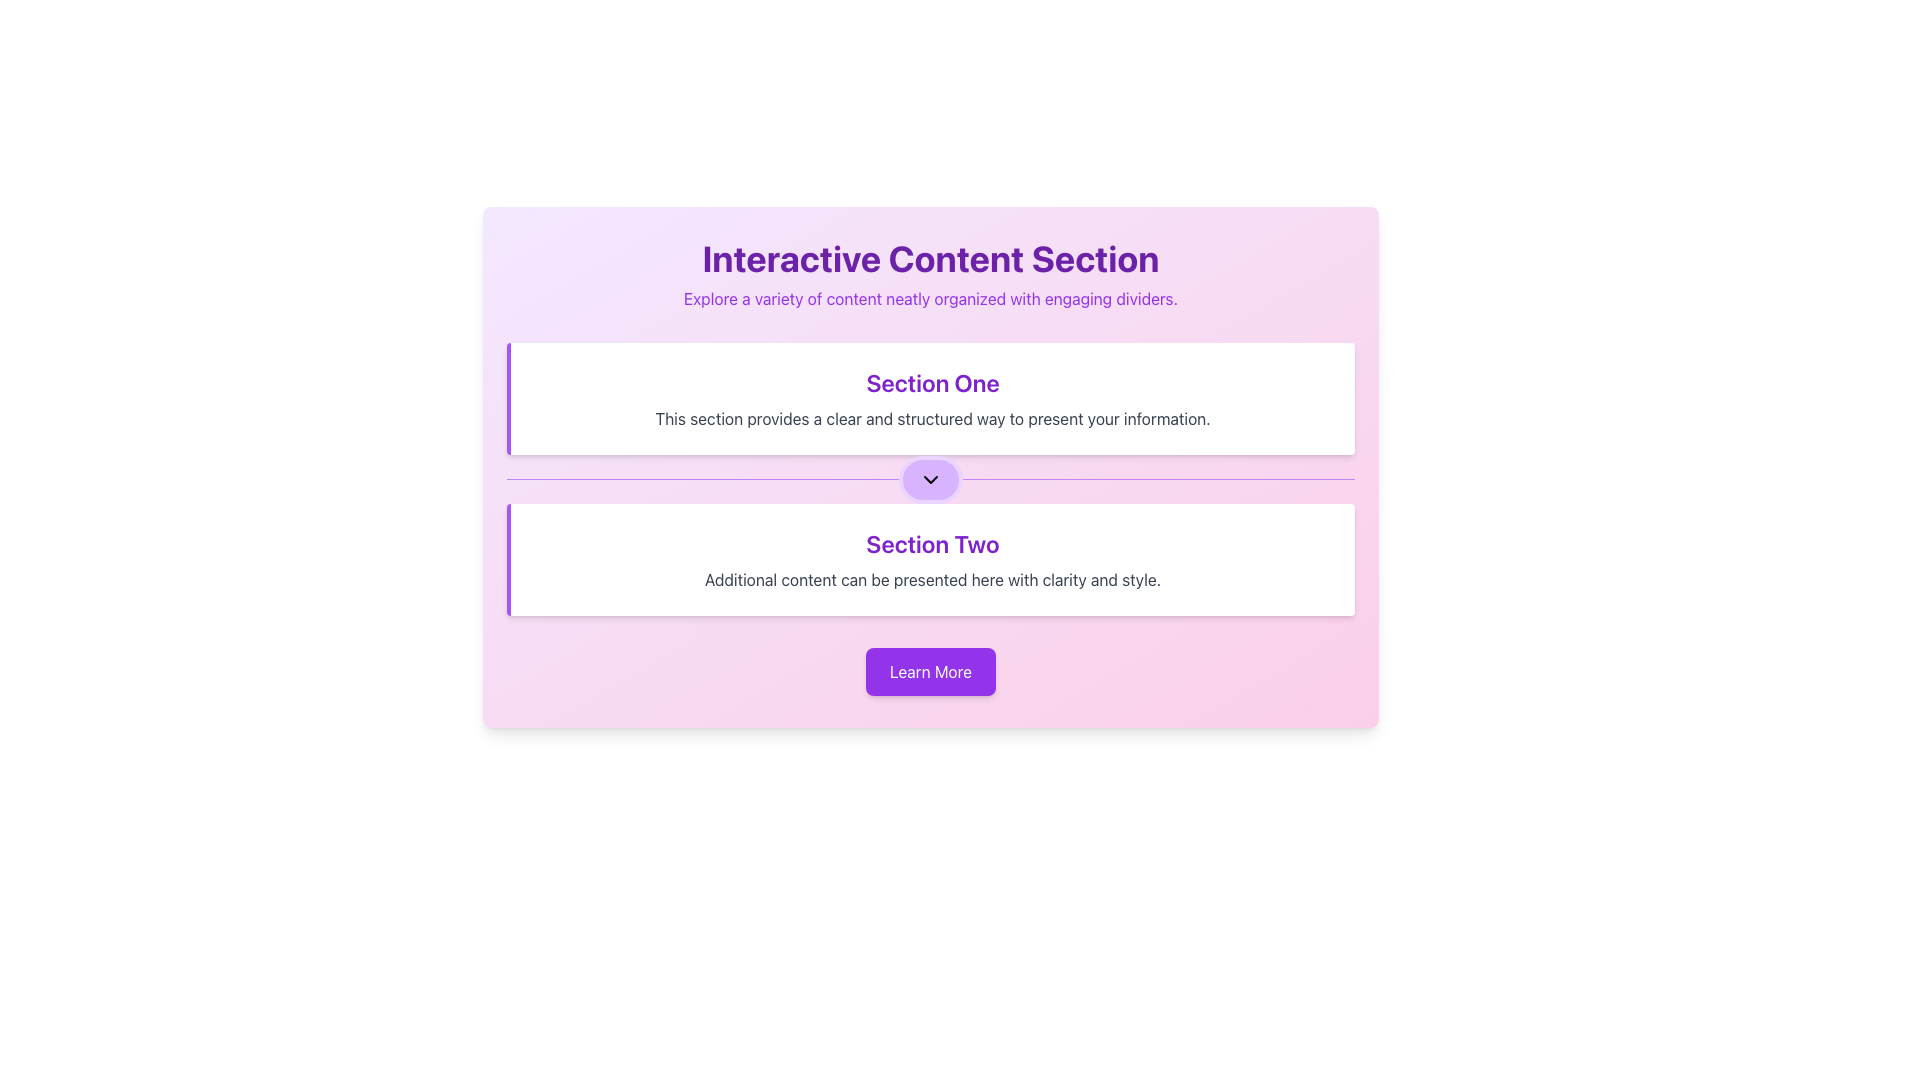  Describe the element at coordinates (930, 274) in the screenshot. I see `the centered text block titled 'Interactive Content Section' which features a bold purple title and lighter purple description, located near the top of the panel` at that location.